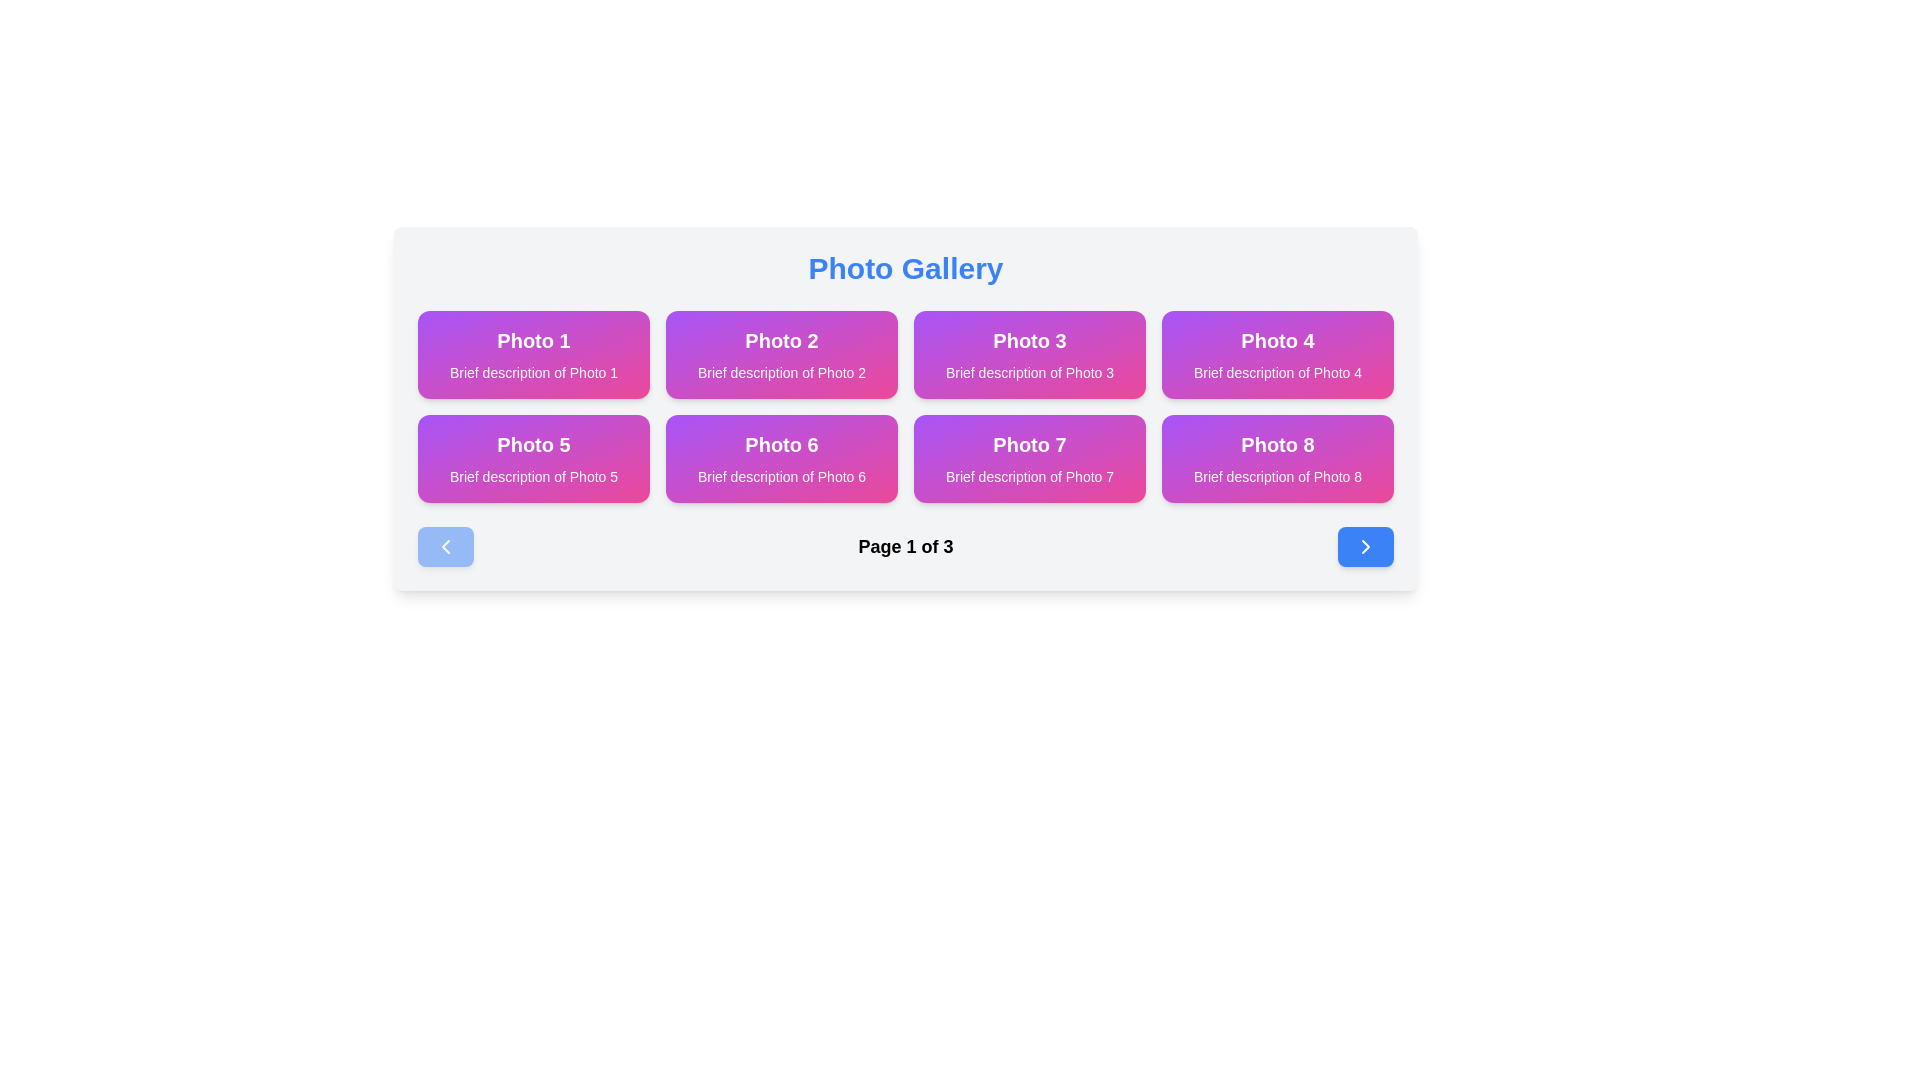 This screenshot has width=1920, height=1080. Describe the element at coordinates (1030, 443) in the screenshot. I see `the text label that serves as a heading for the card related to 'Photo 7' located in the second row, third column of the grid layout` at that location.